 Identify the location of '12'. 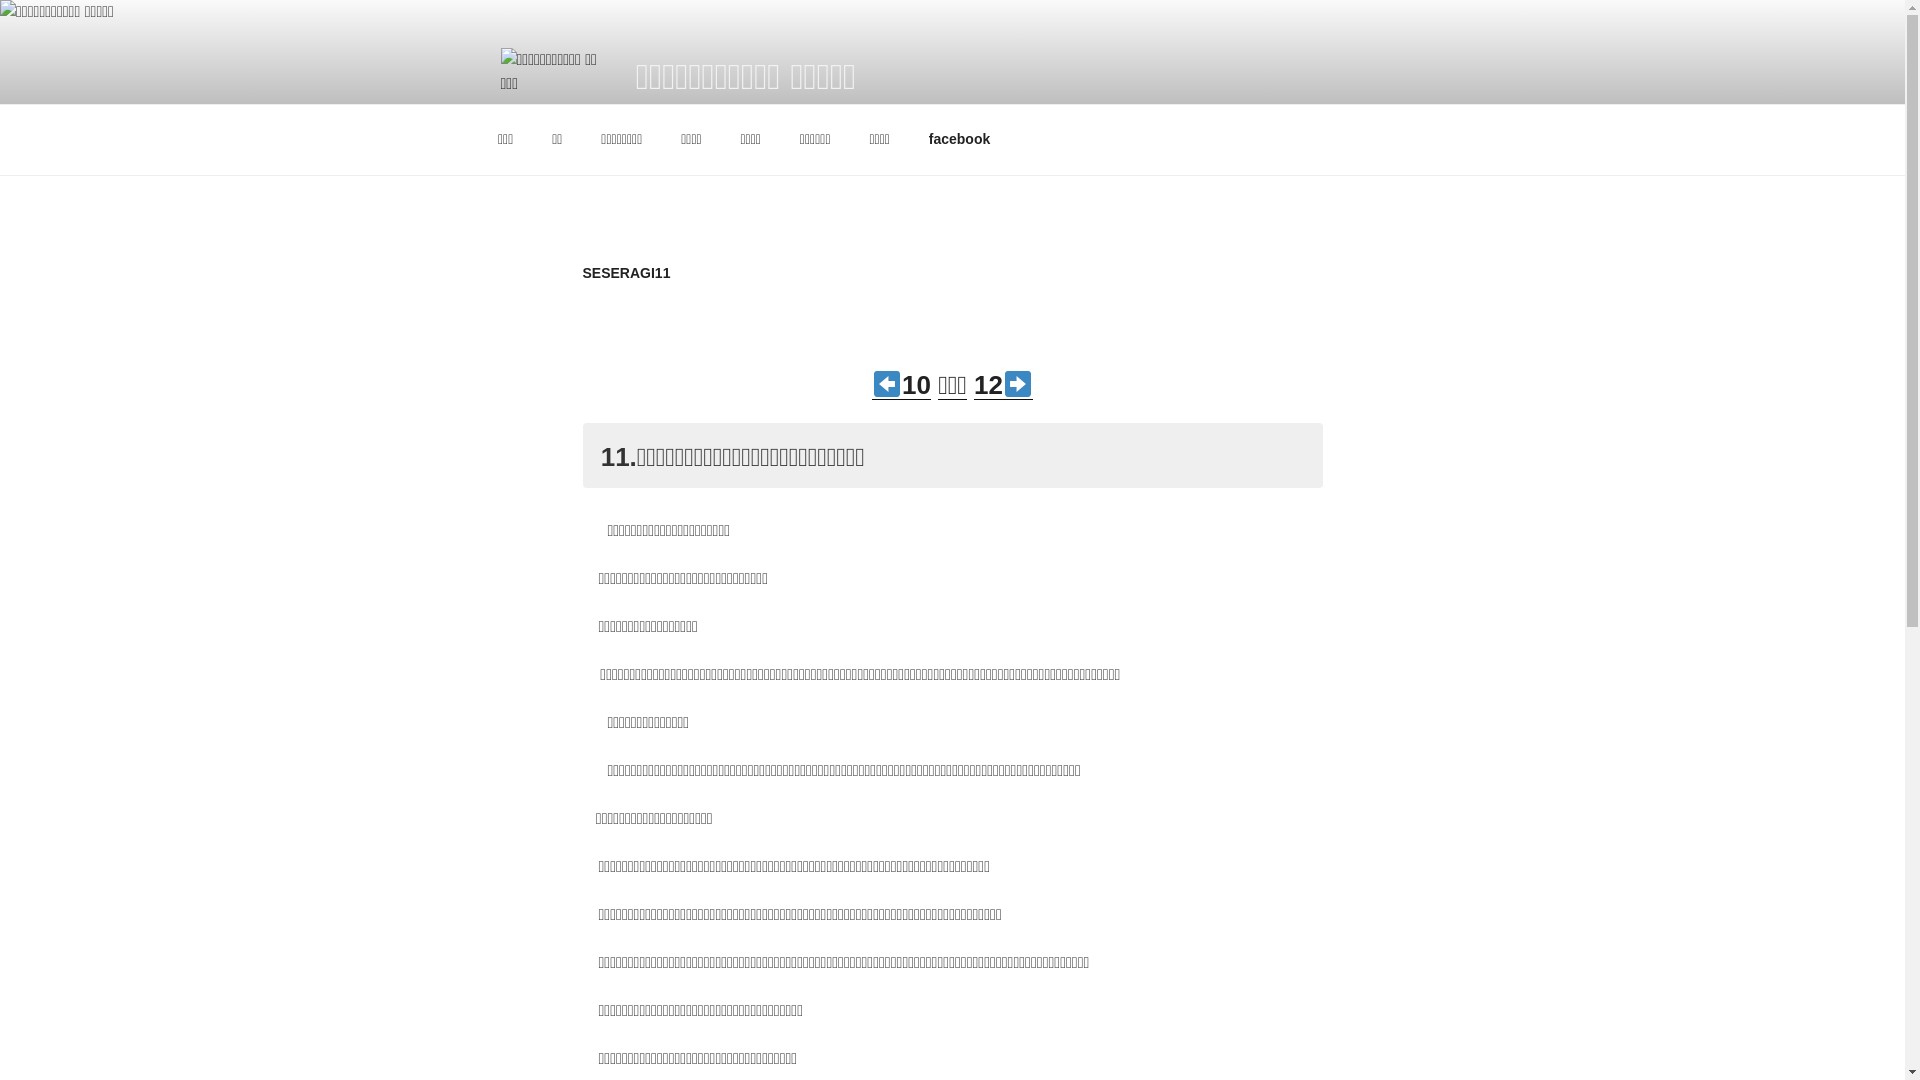
(1003, 385).